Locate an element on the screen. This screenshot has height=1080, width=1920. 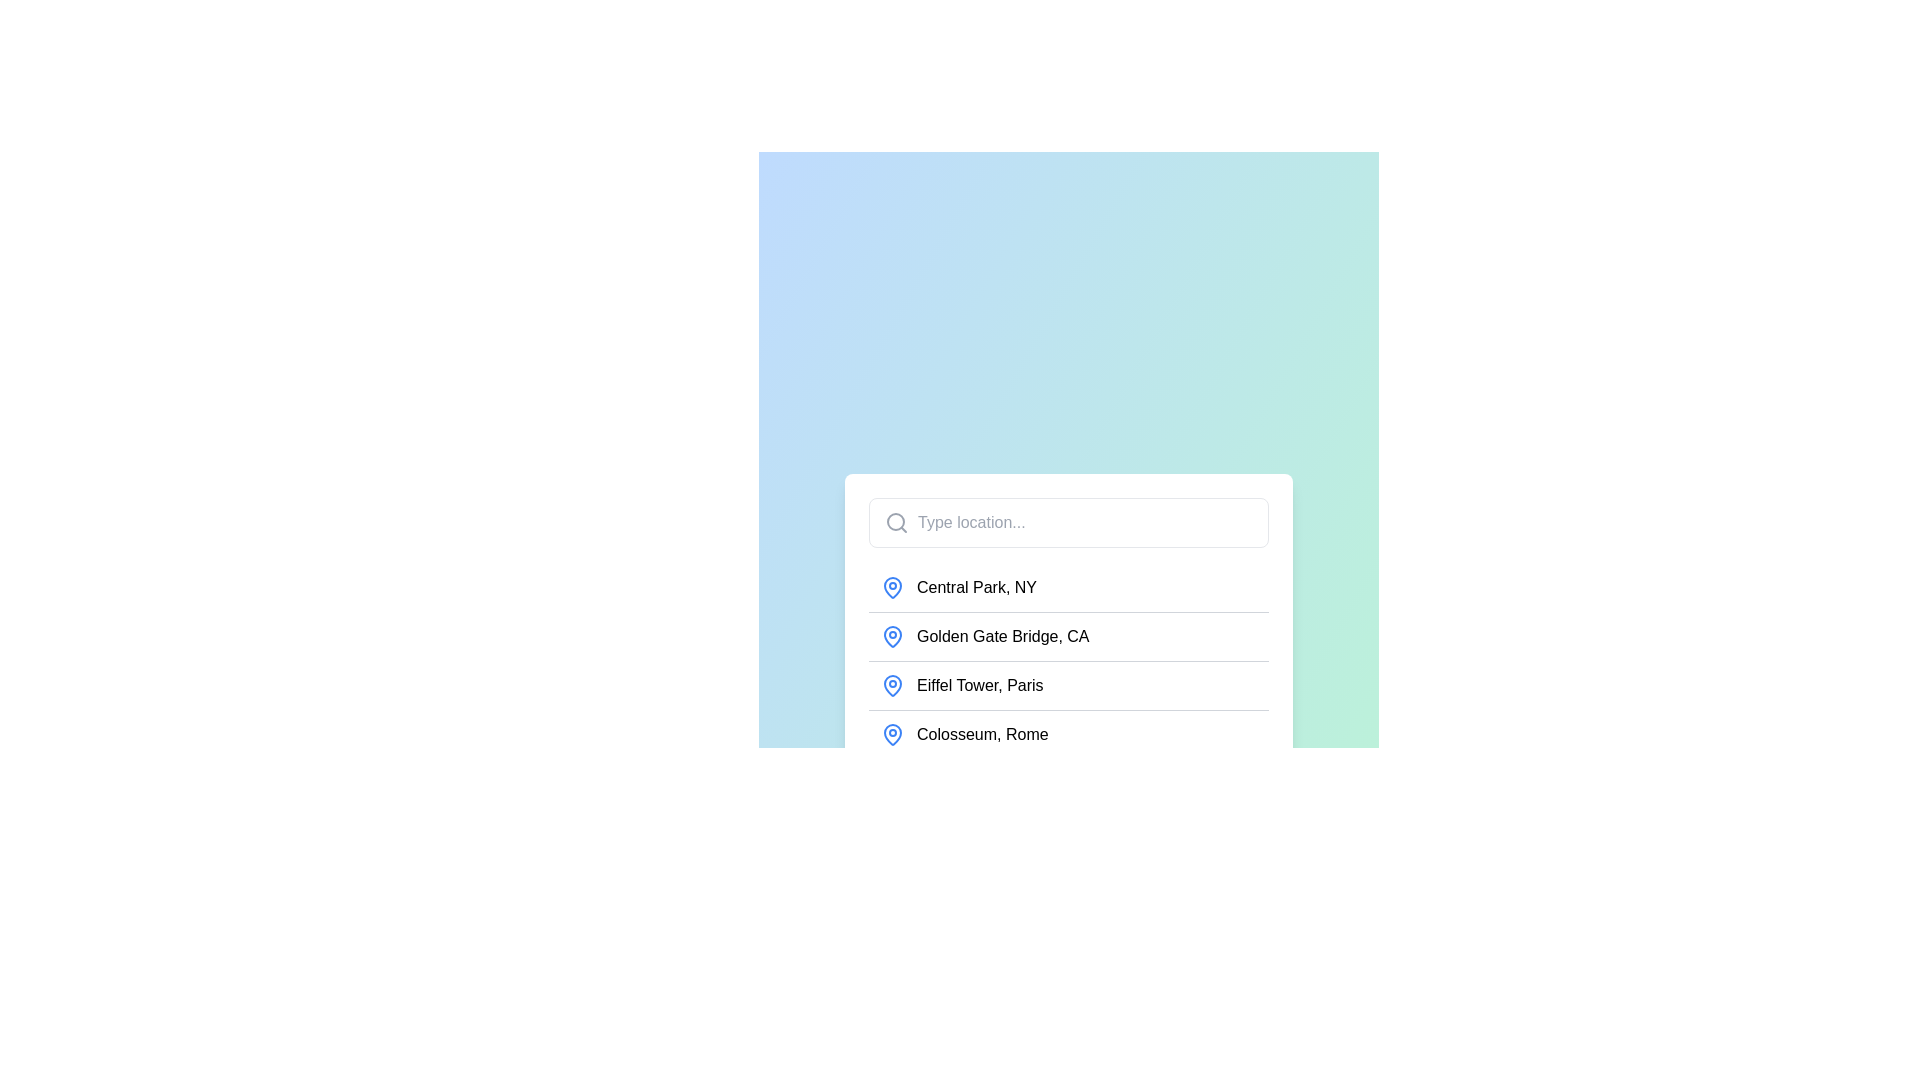
the map pin icon representing Central Park, NY to interact with the location entry is located at coordinates (891, 586).